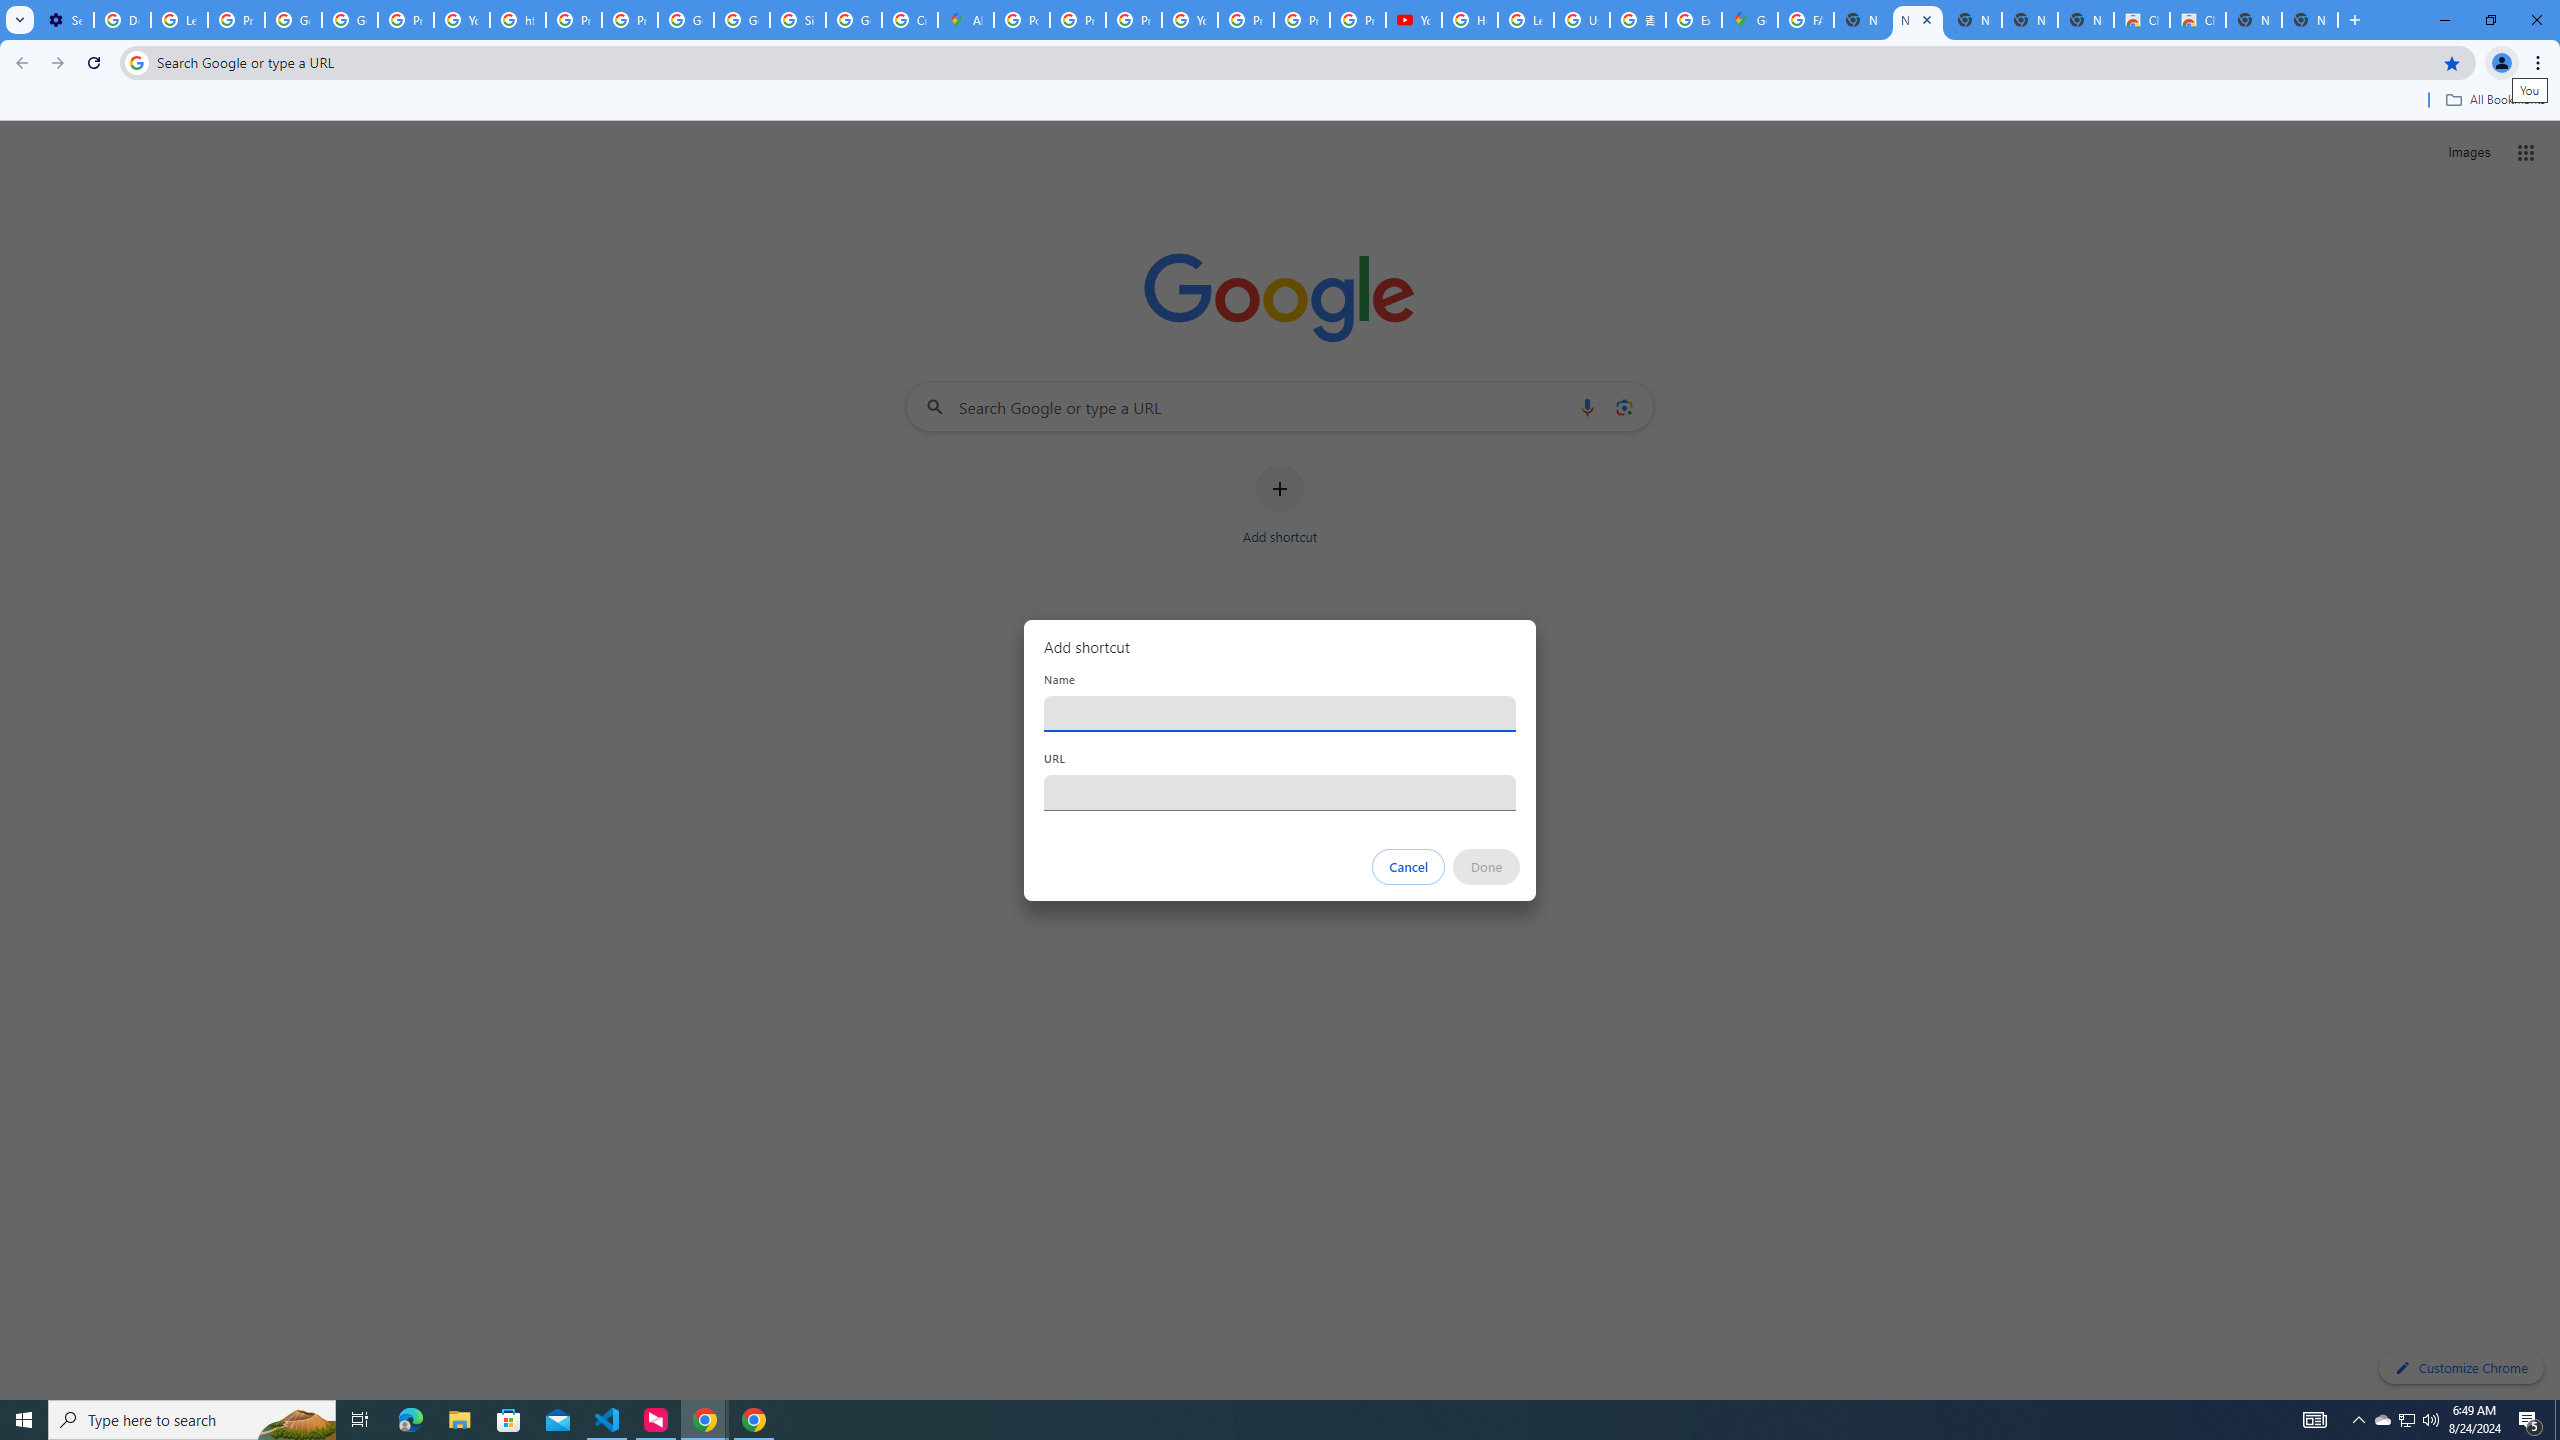  Describe the element at coordinates (135, 61) in the screenshot. I see `'Search icon'` at that location.